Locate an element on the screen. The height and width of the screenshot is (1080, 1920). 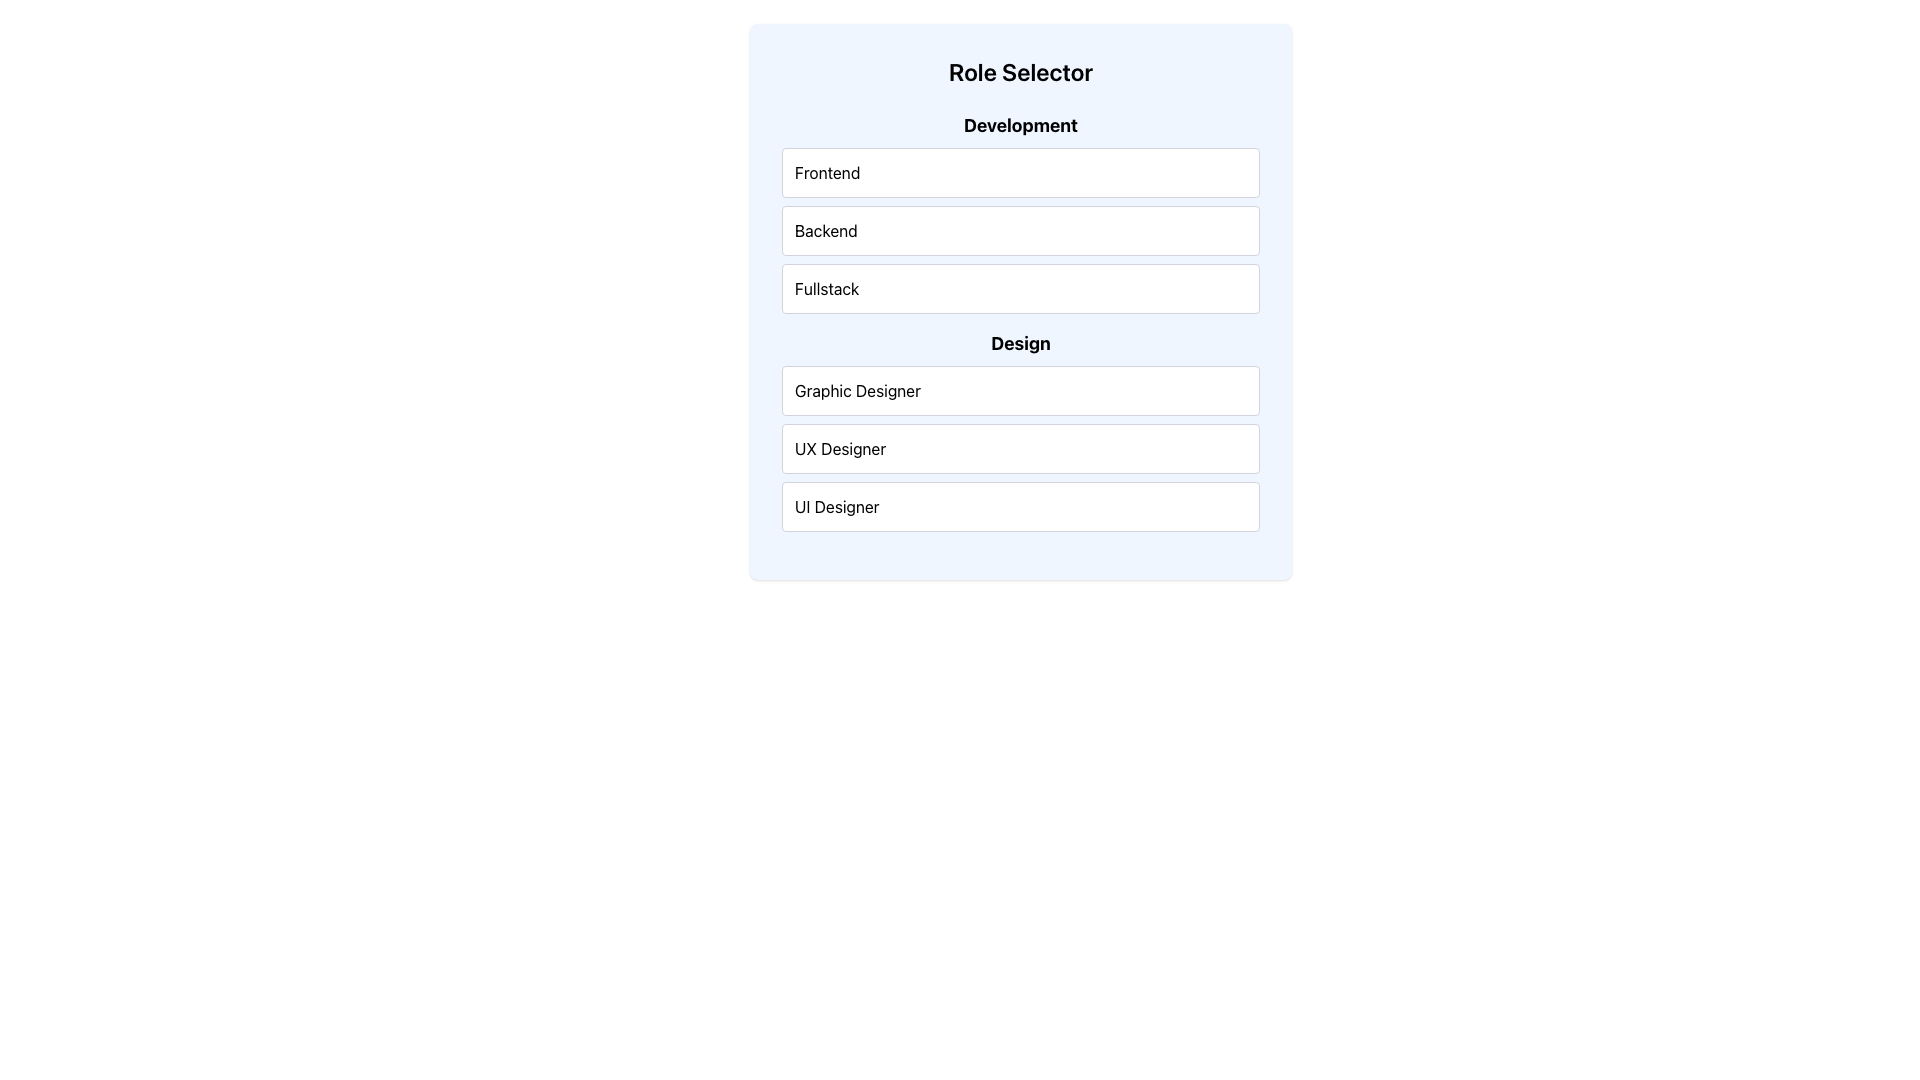
the first selectable option for the 'Frontend' role in the 'Development' category is located at coordinates (1021, 172).